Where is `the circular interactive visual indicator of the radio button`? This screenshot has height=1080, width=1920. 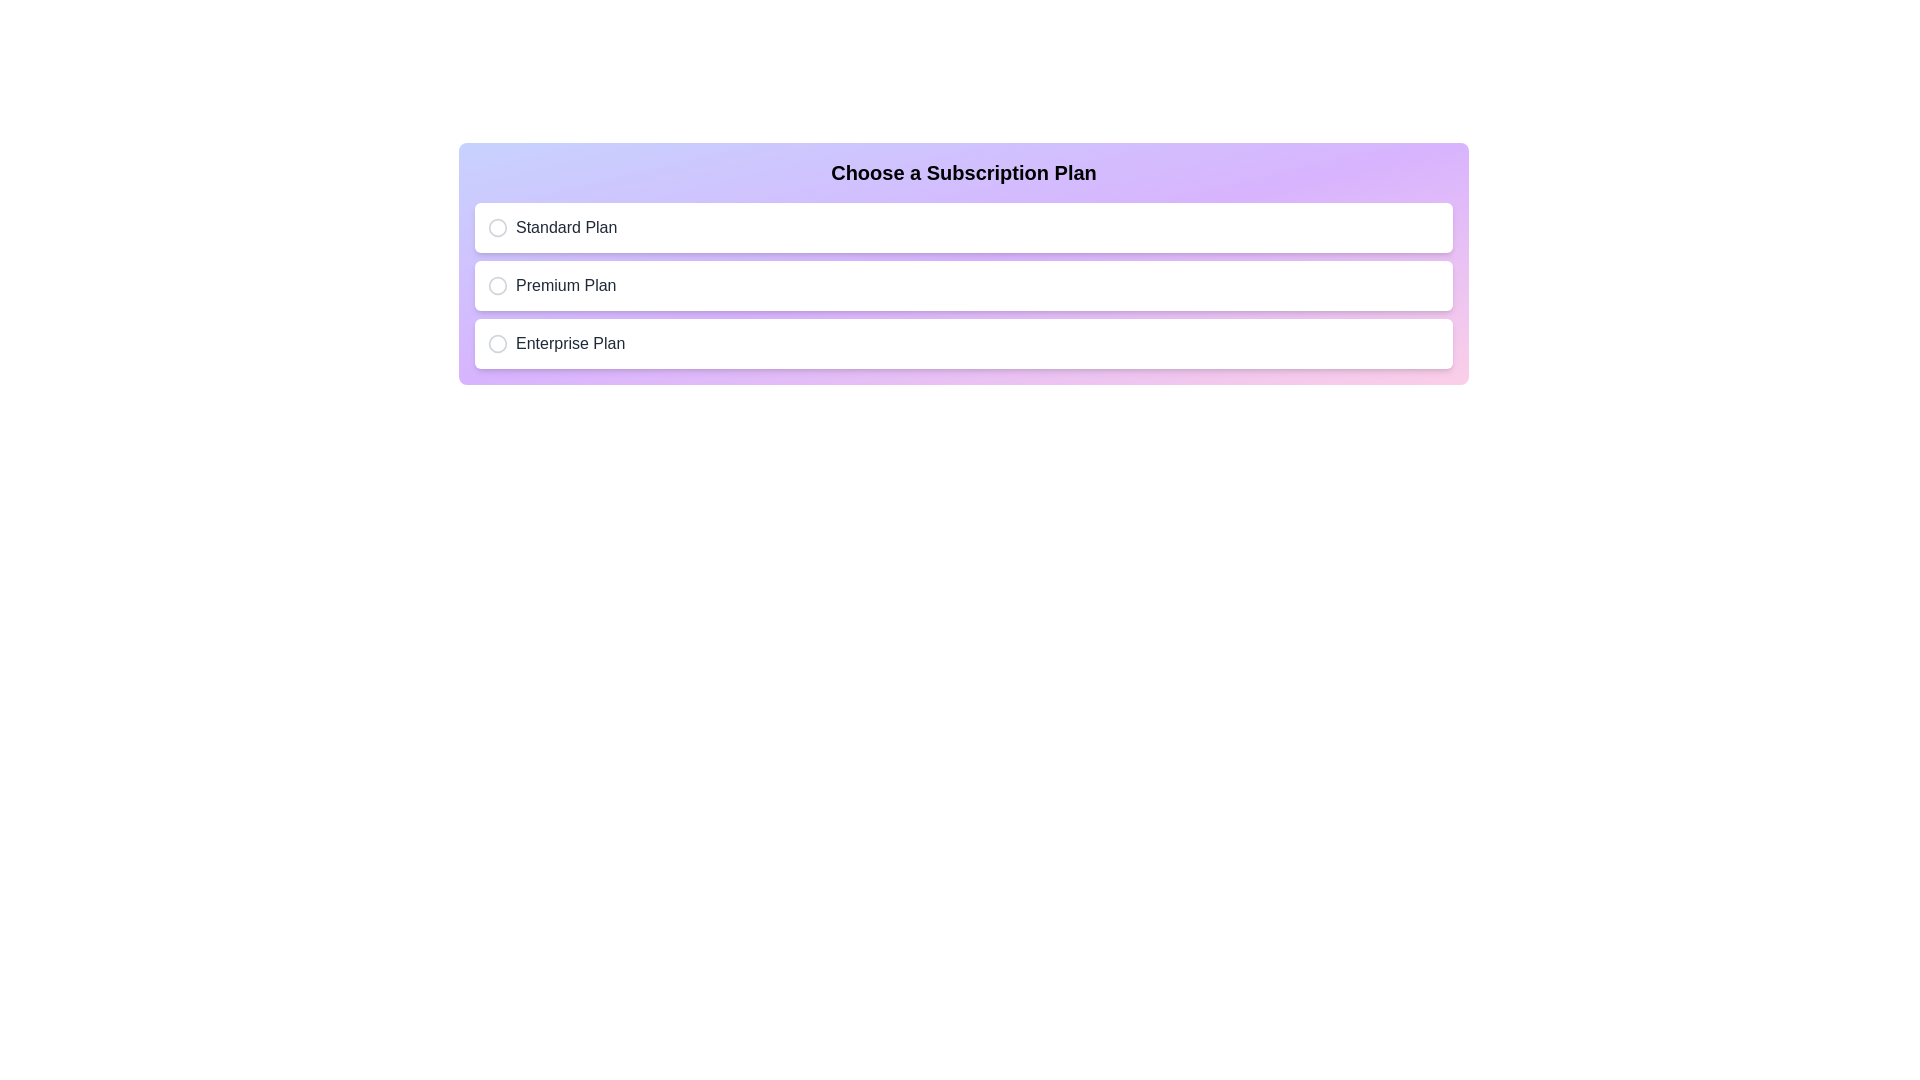
the circular interactive visual indicator of the radio button is located at coordinates (498, 285).